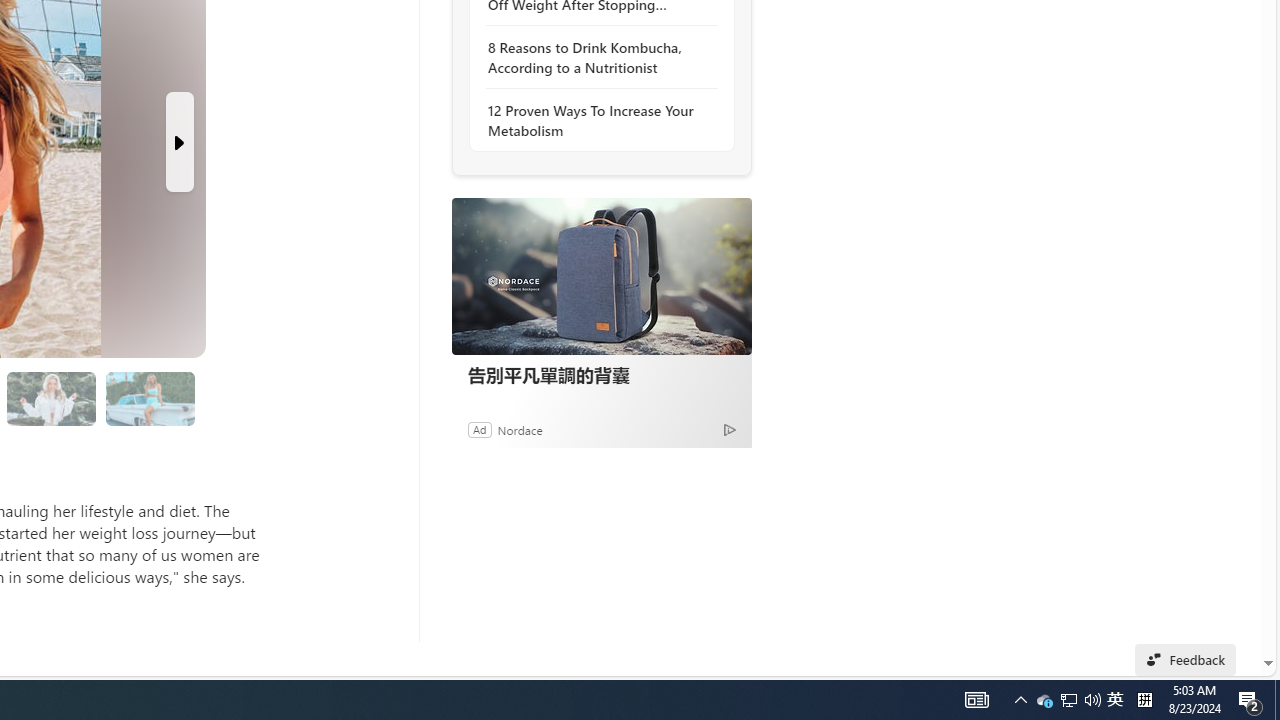 This screenshot has height=720, width=1280. What do you see at coordinates (179, 141) in the screenshot?
I see `'Next Slide'` at bounding box center [179, 141].